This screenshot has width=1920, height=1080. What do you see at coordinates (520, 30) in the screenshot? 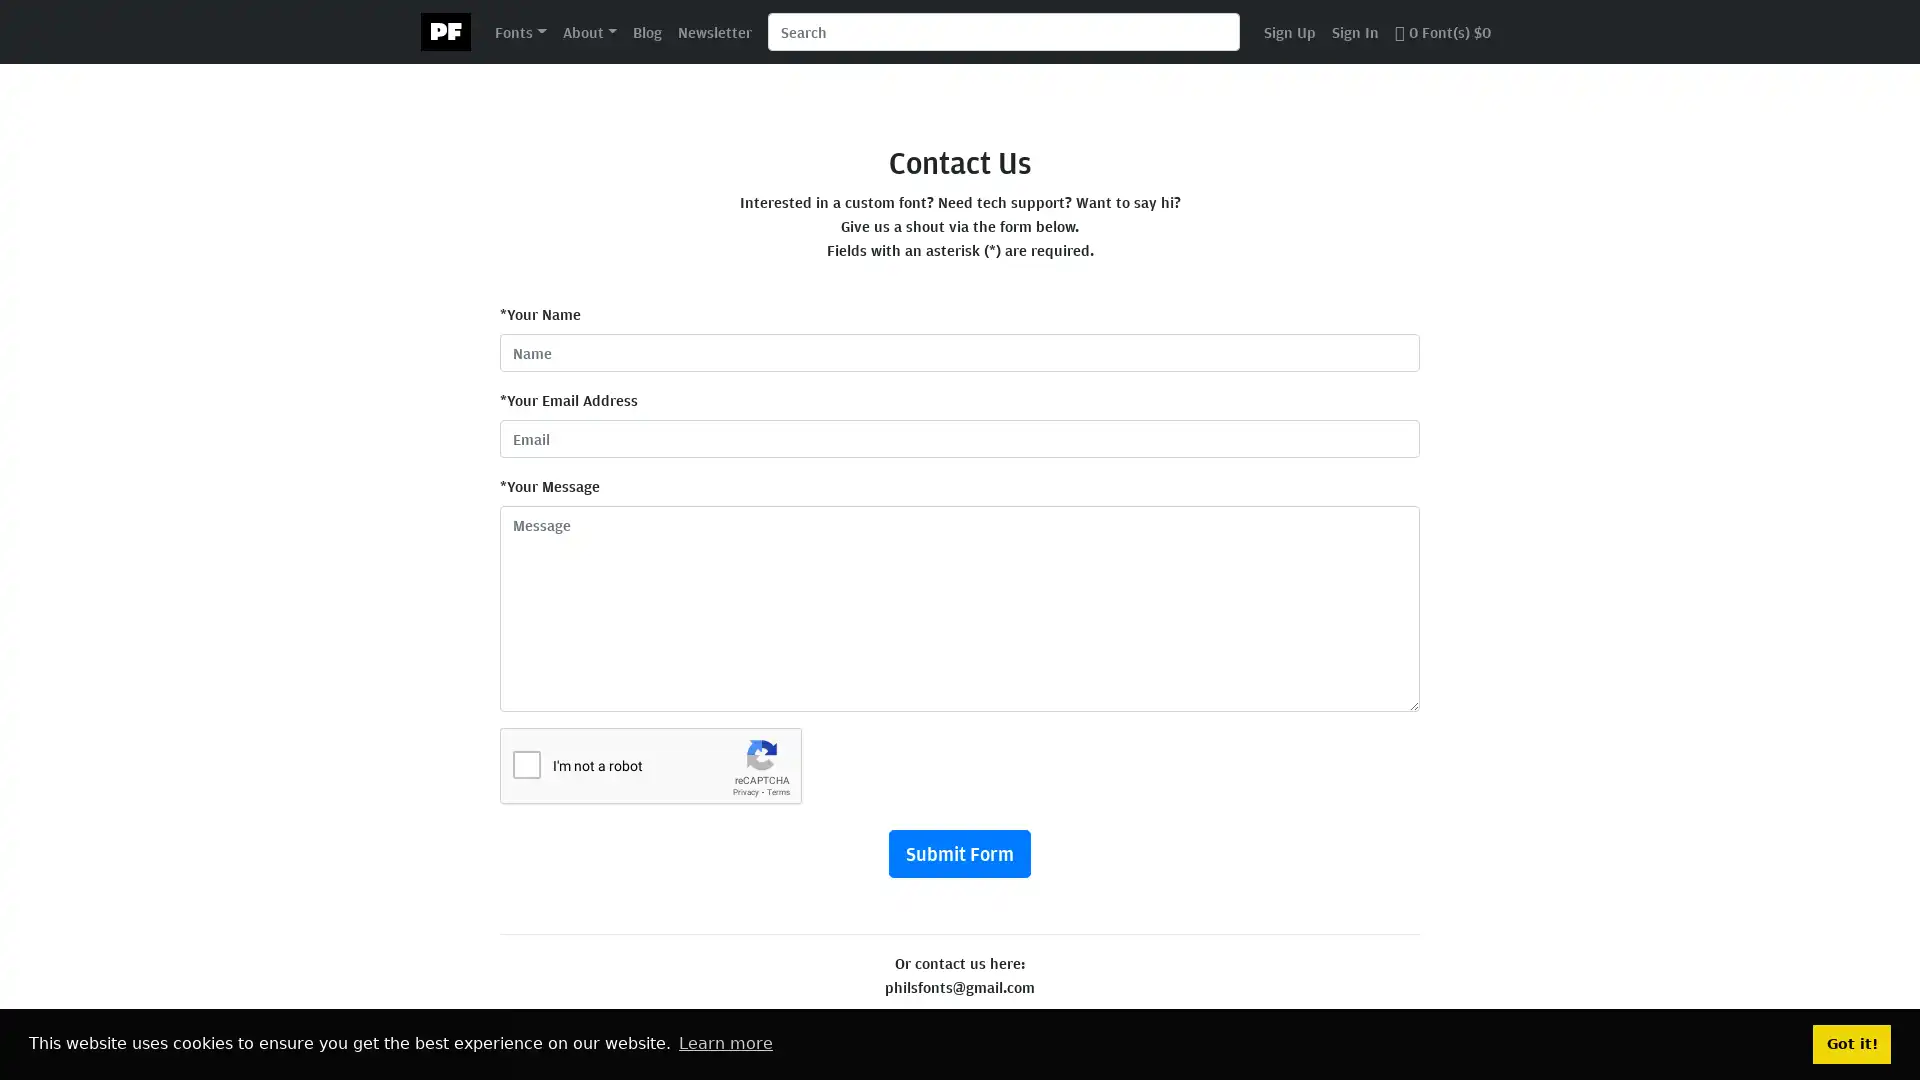
I see `Fonts` at bounding box center [520, 30].